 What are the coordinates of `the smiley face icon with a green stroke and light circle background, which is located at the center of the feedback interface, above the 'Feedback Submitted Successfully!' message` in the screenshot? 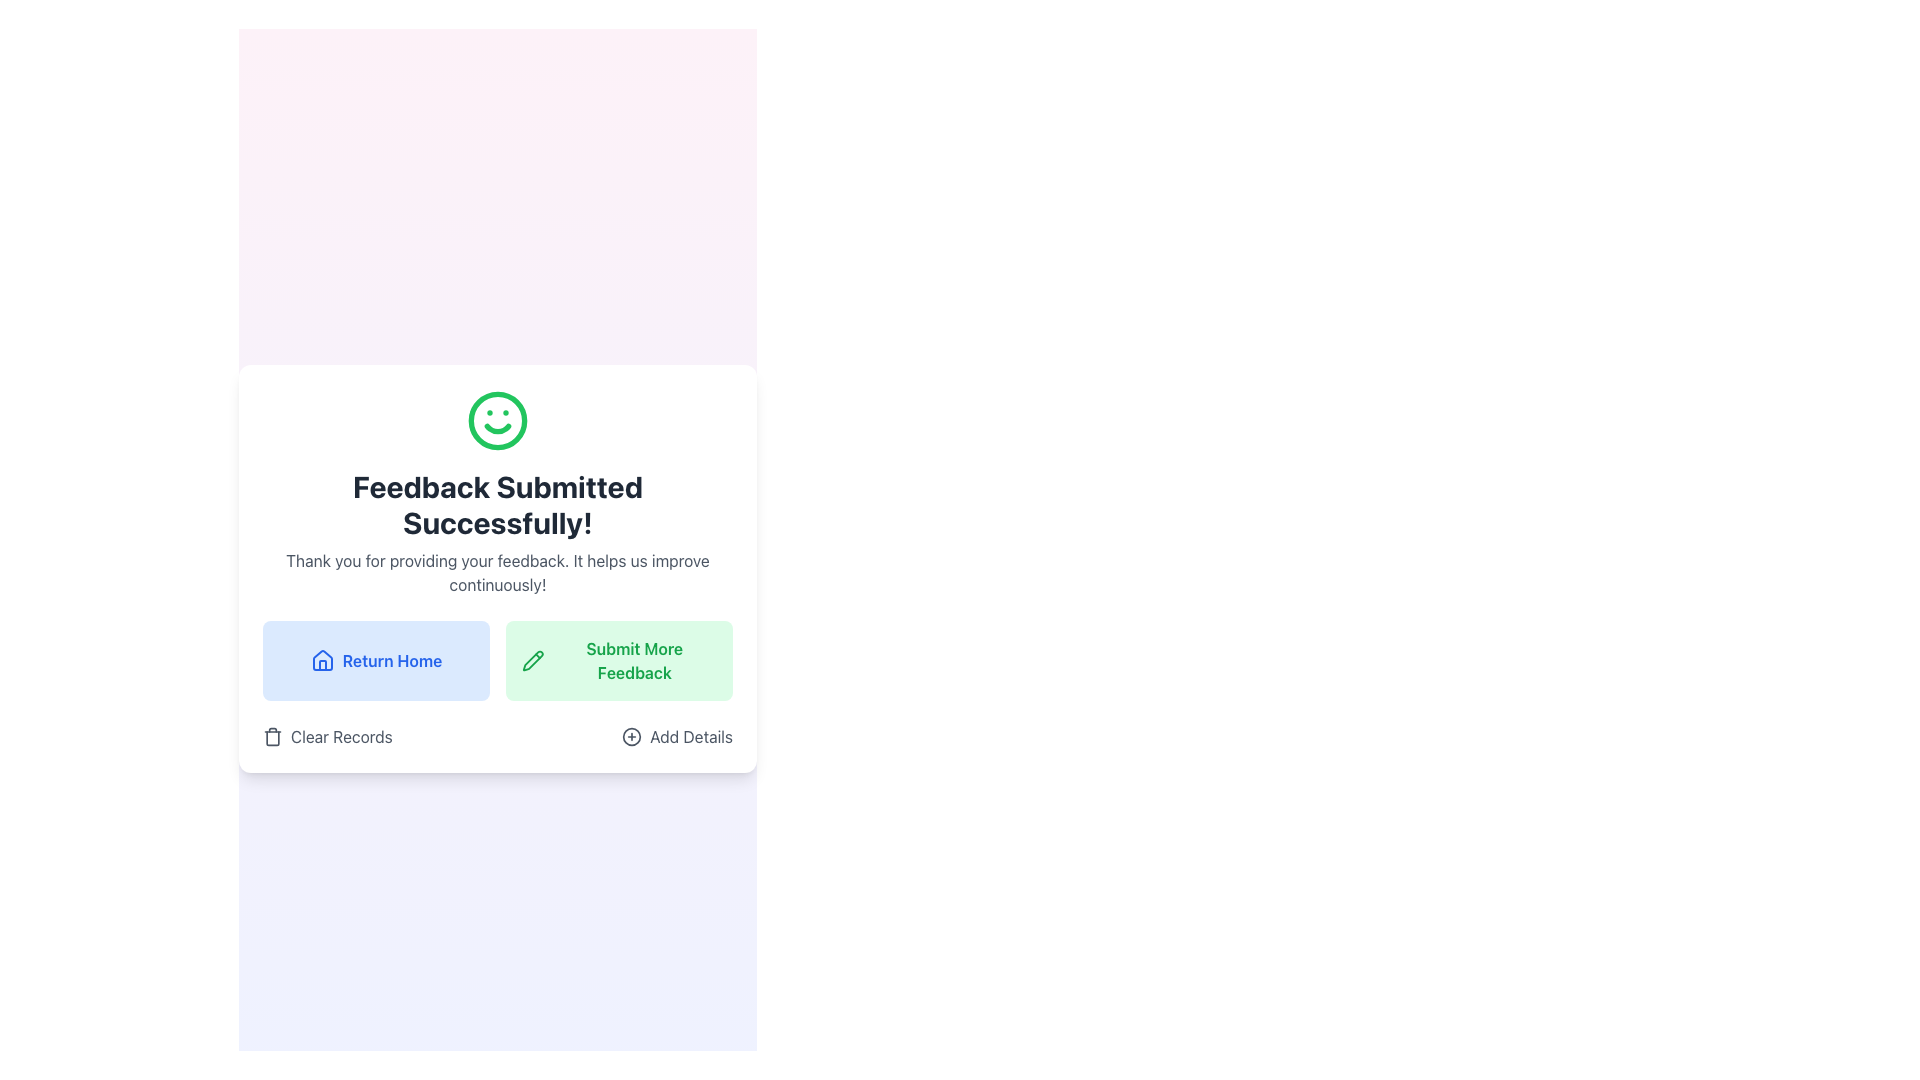 It's located at (498, 419).